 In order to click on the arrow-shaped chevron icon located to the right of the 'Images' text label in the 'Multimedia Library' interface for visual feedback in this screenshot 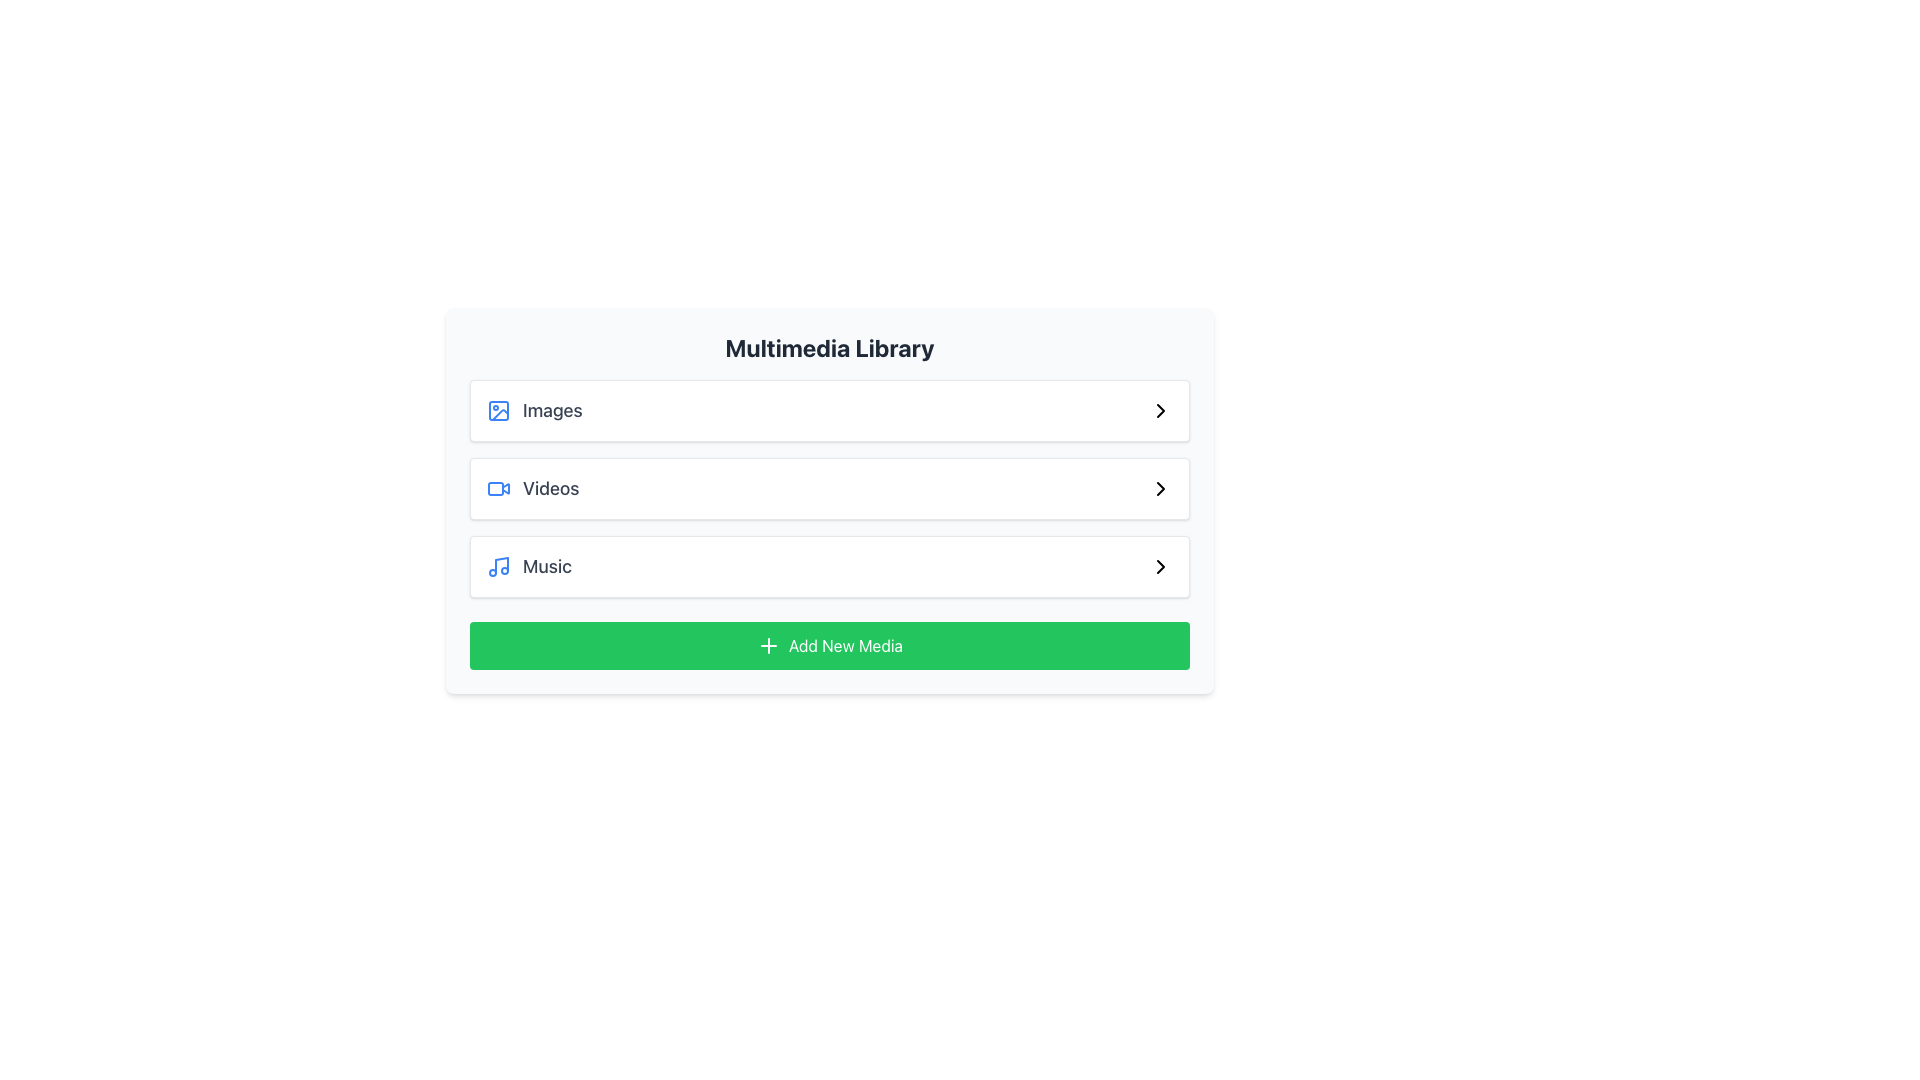, I will do `click(1161, 410)`.